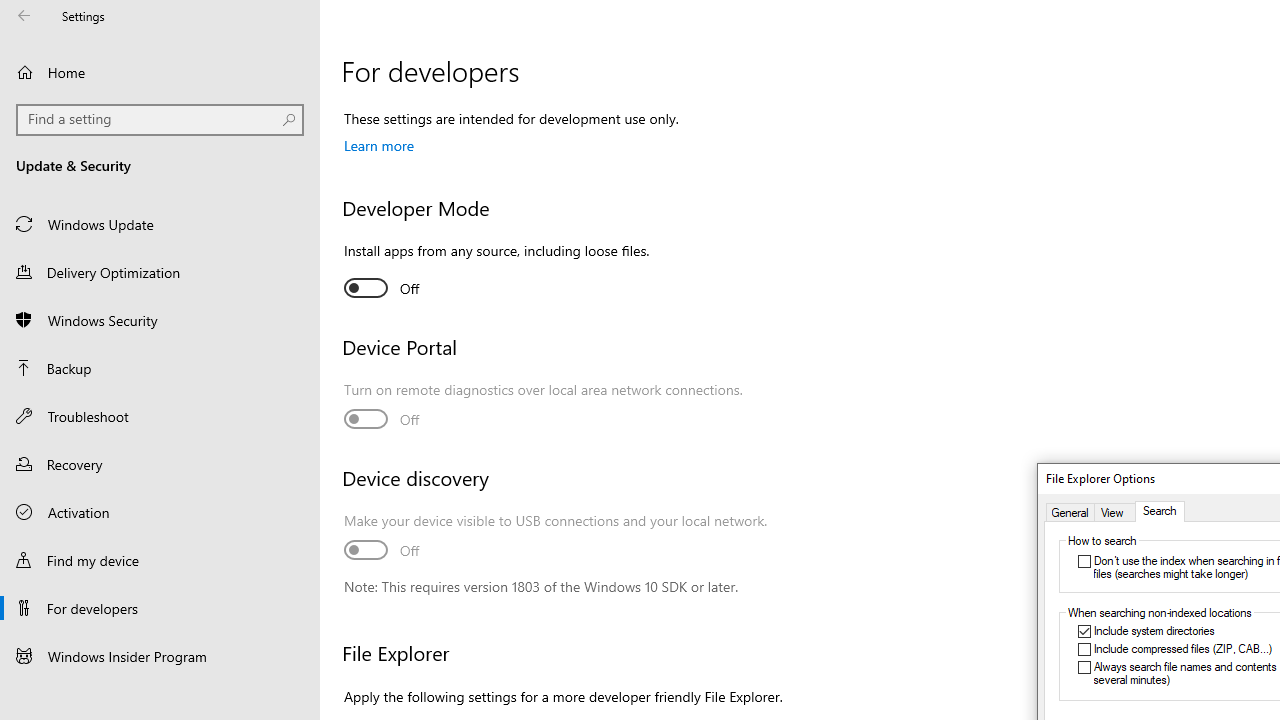 This screenshot has height=720, width=1280. Describe the element at coordinates (1069, 511) in the screenshot. I see `'General'` at that location.